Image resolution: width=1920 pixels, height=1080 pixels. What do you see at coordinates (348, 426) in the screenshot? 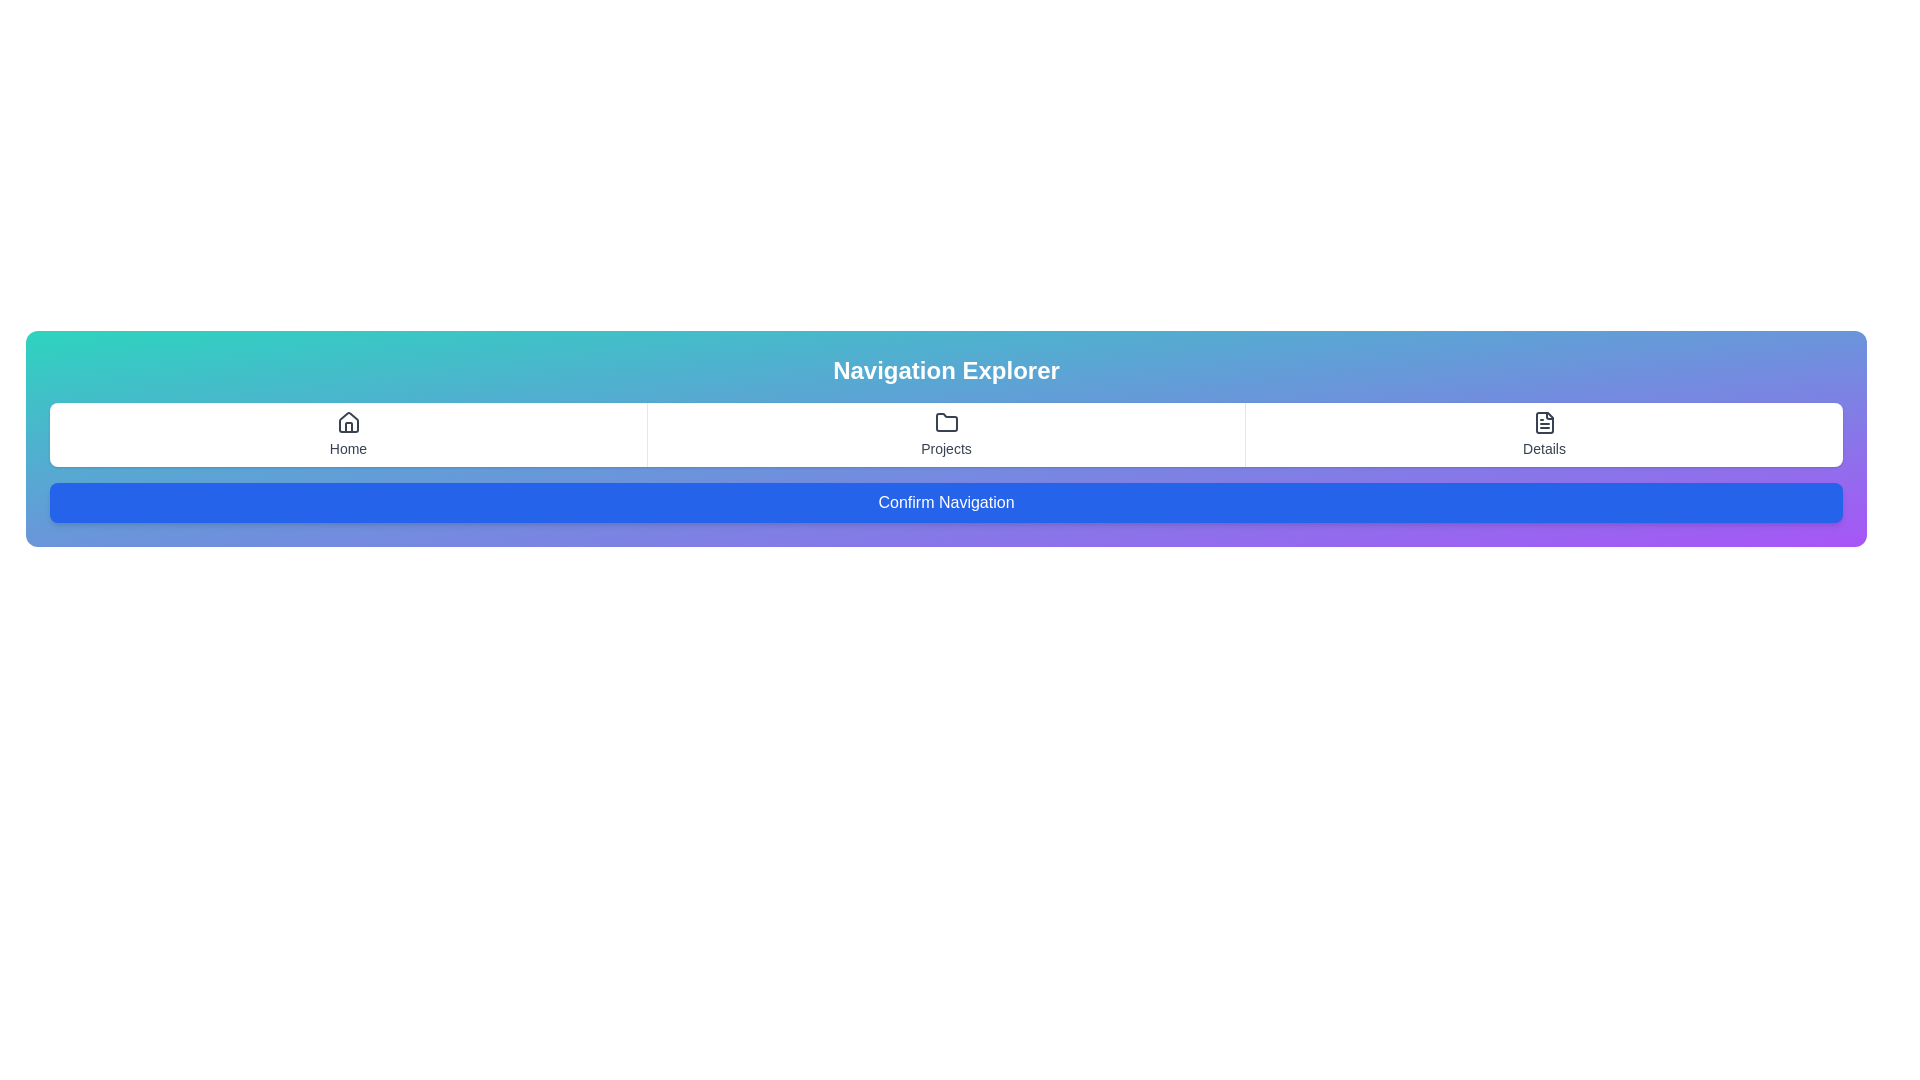
I see `the vertical rectangular segment representing a door in the center of the house icon` at bounding box center [348, 426].